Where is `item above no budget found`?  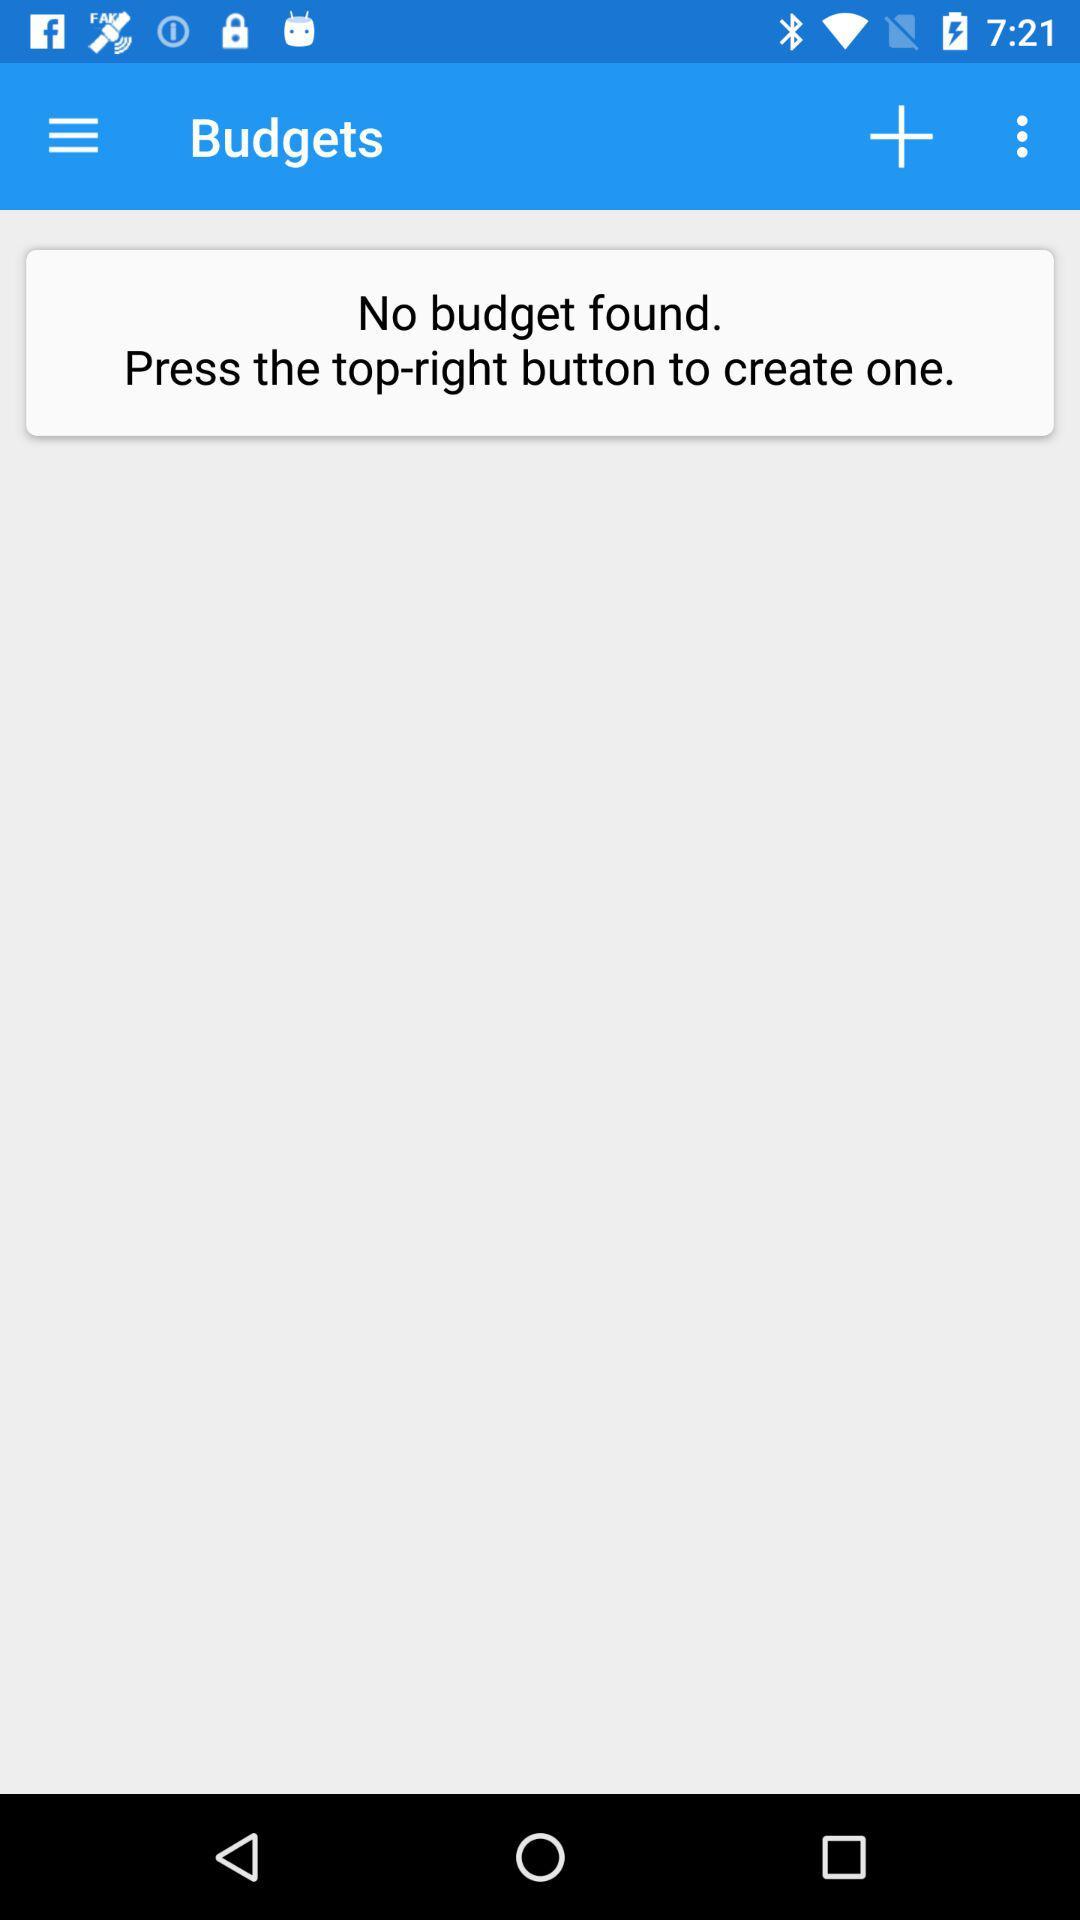 item above no budget found is located at coordinates (1027, 135).